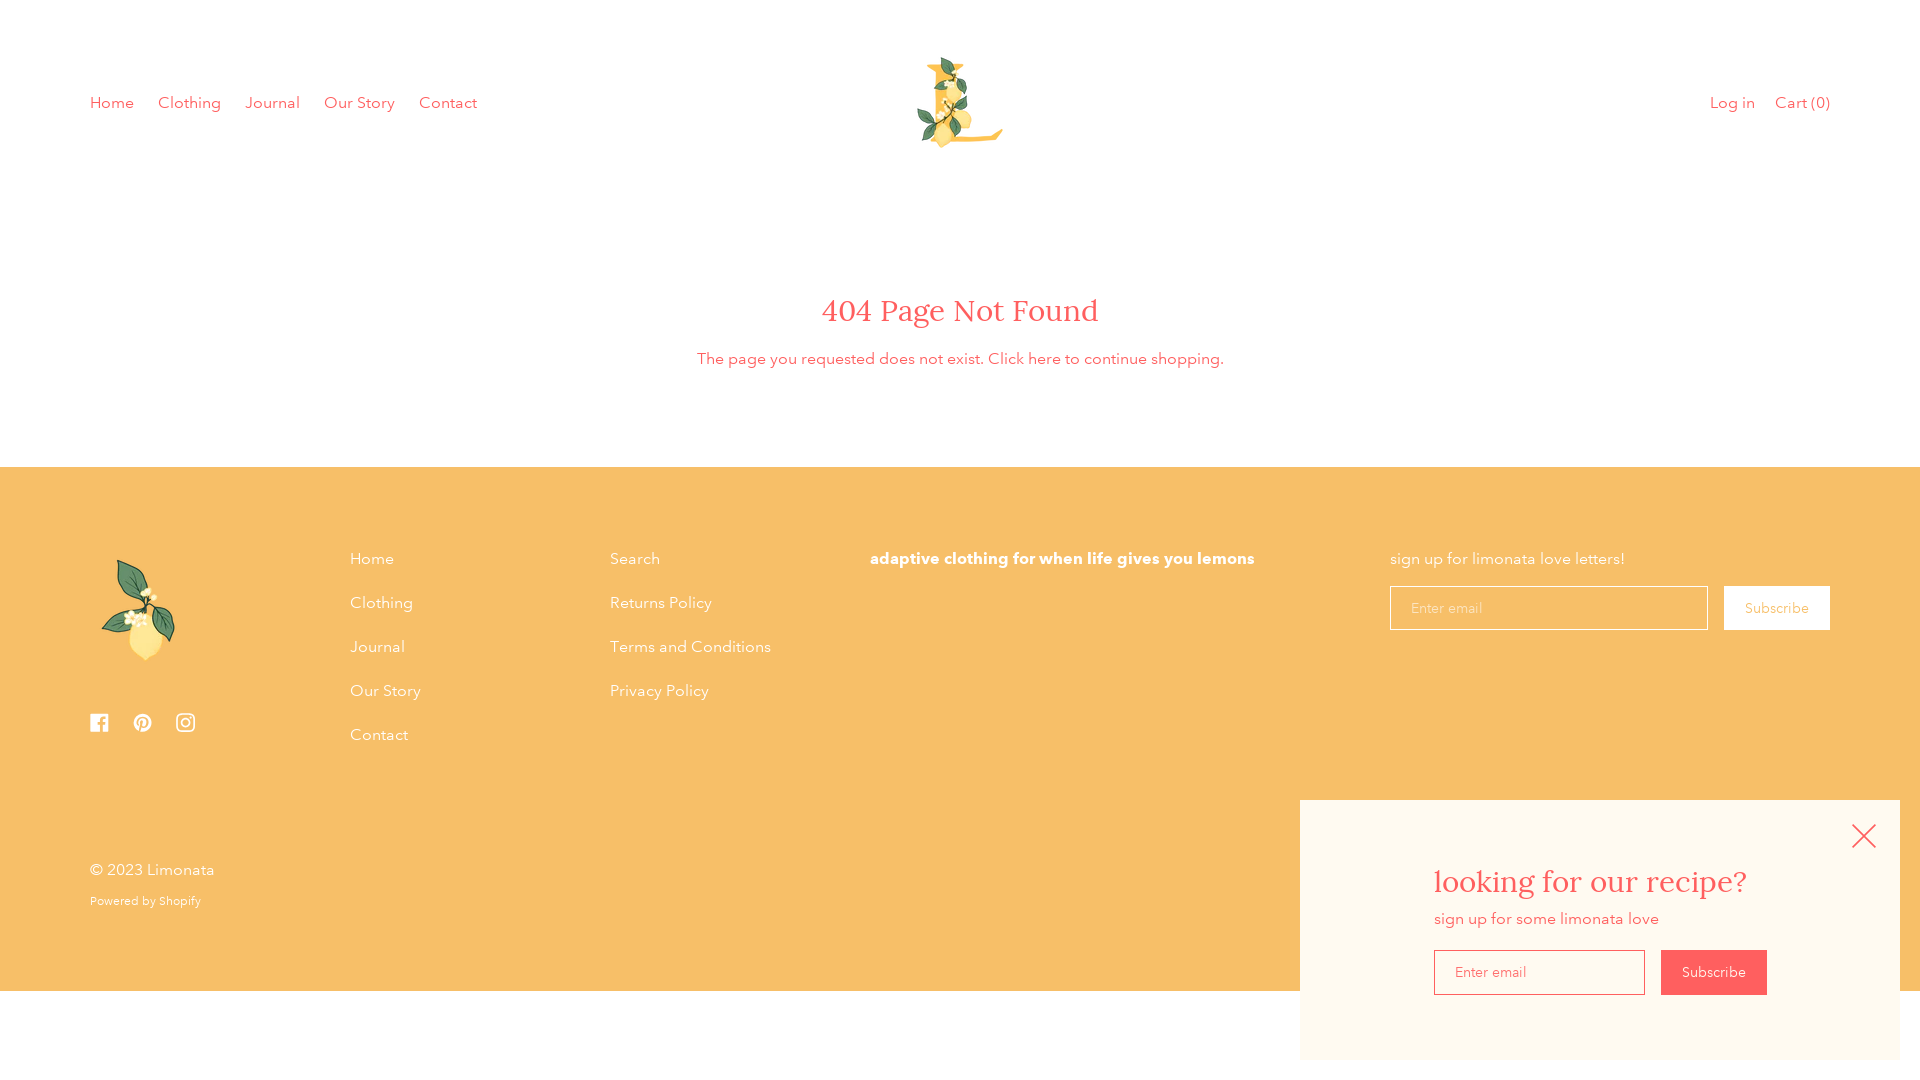 Image resolution: width=1920 pixels, height=1080 pixels. What do you see at coordinates (372, 559) in the screenshot?
I see `'Home'` at bounding box center [372, 559].